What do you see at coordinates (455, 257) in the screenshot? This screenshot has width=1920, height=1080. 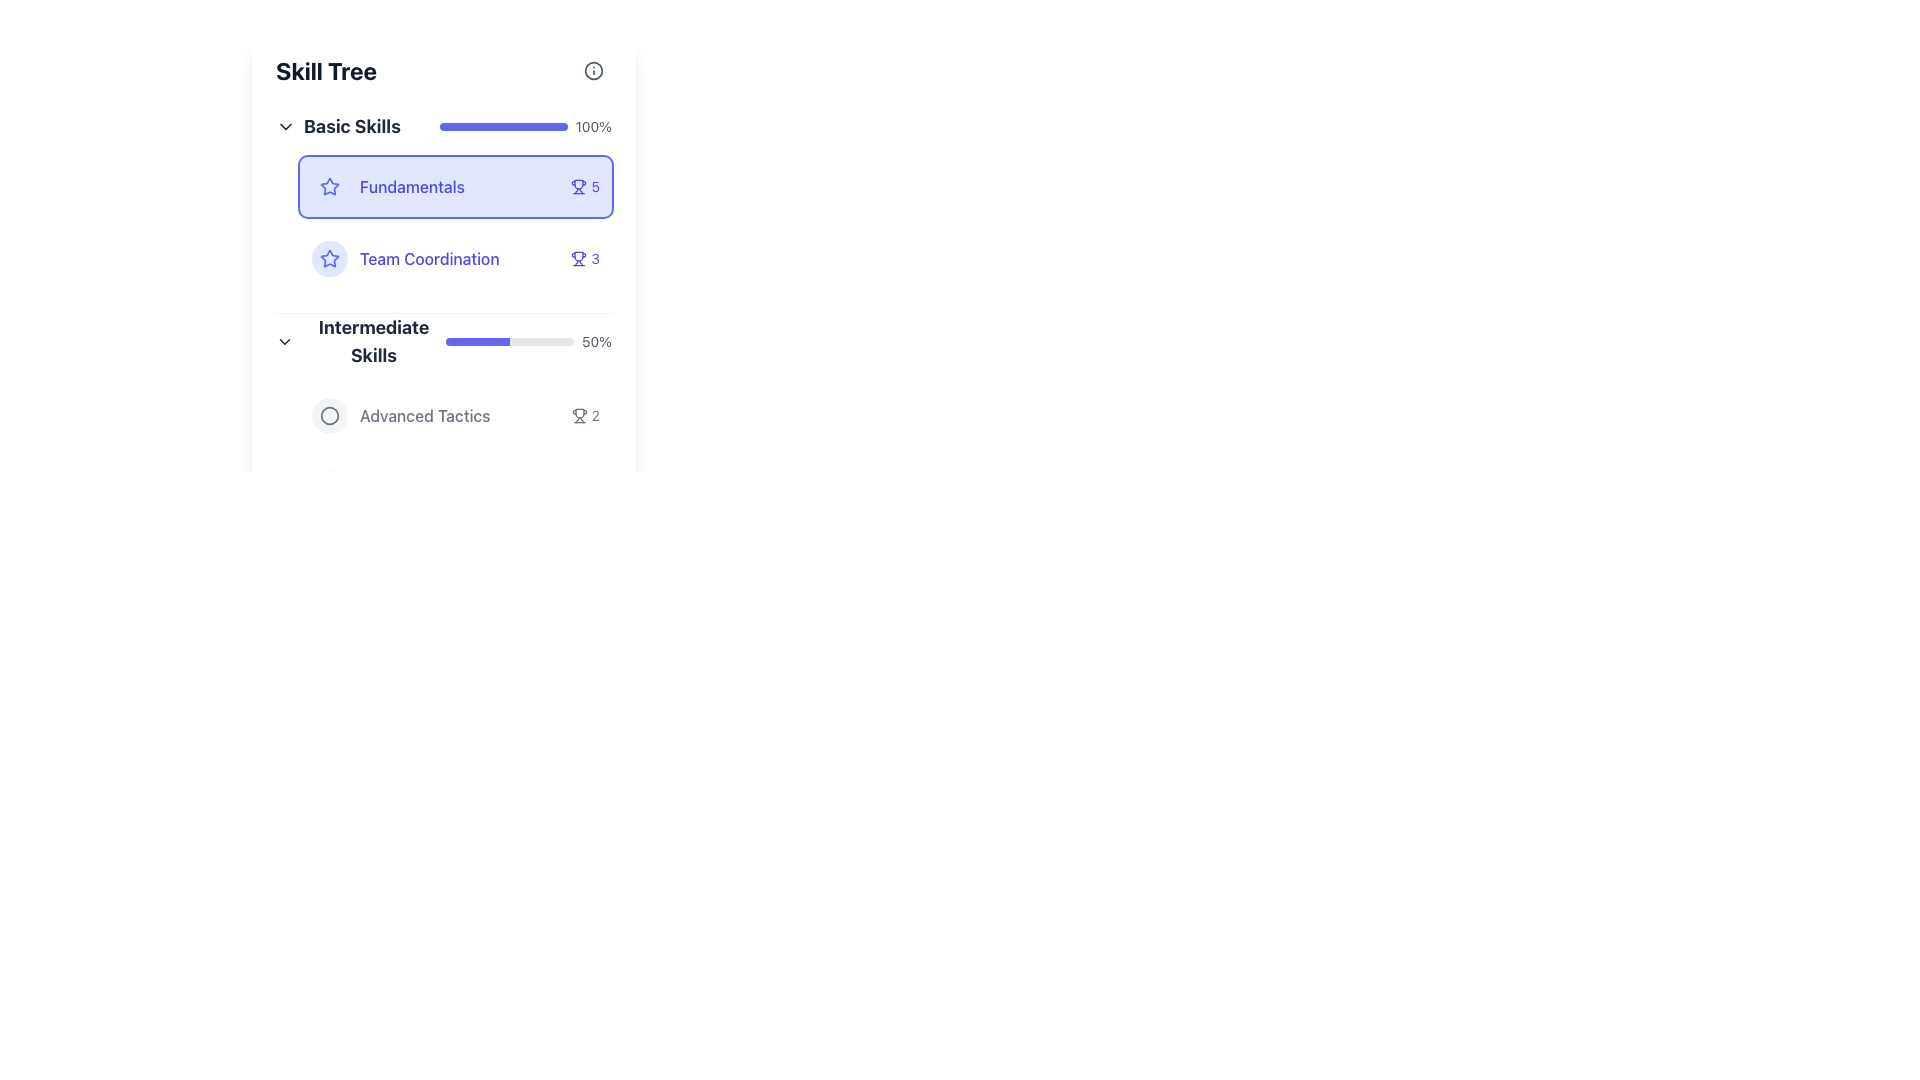 I see `the 'Team Coordination' skill block` at bounding box center [455, 257].